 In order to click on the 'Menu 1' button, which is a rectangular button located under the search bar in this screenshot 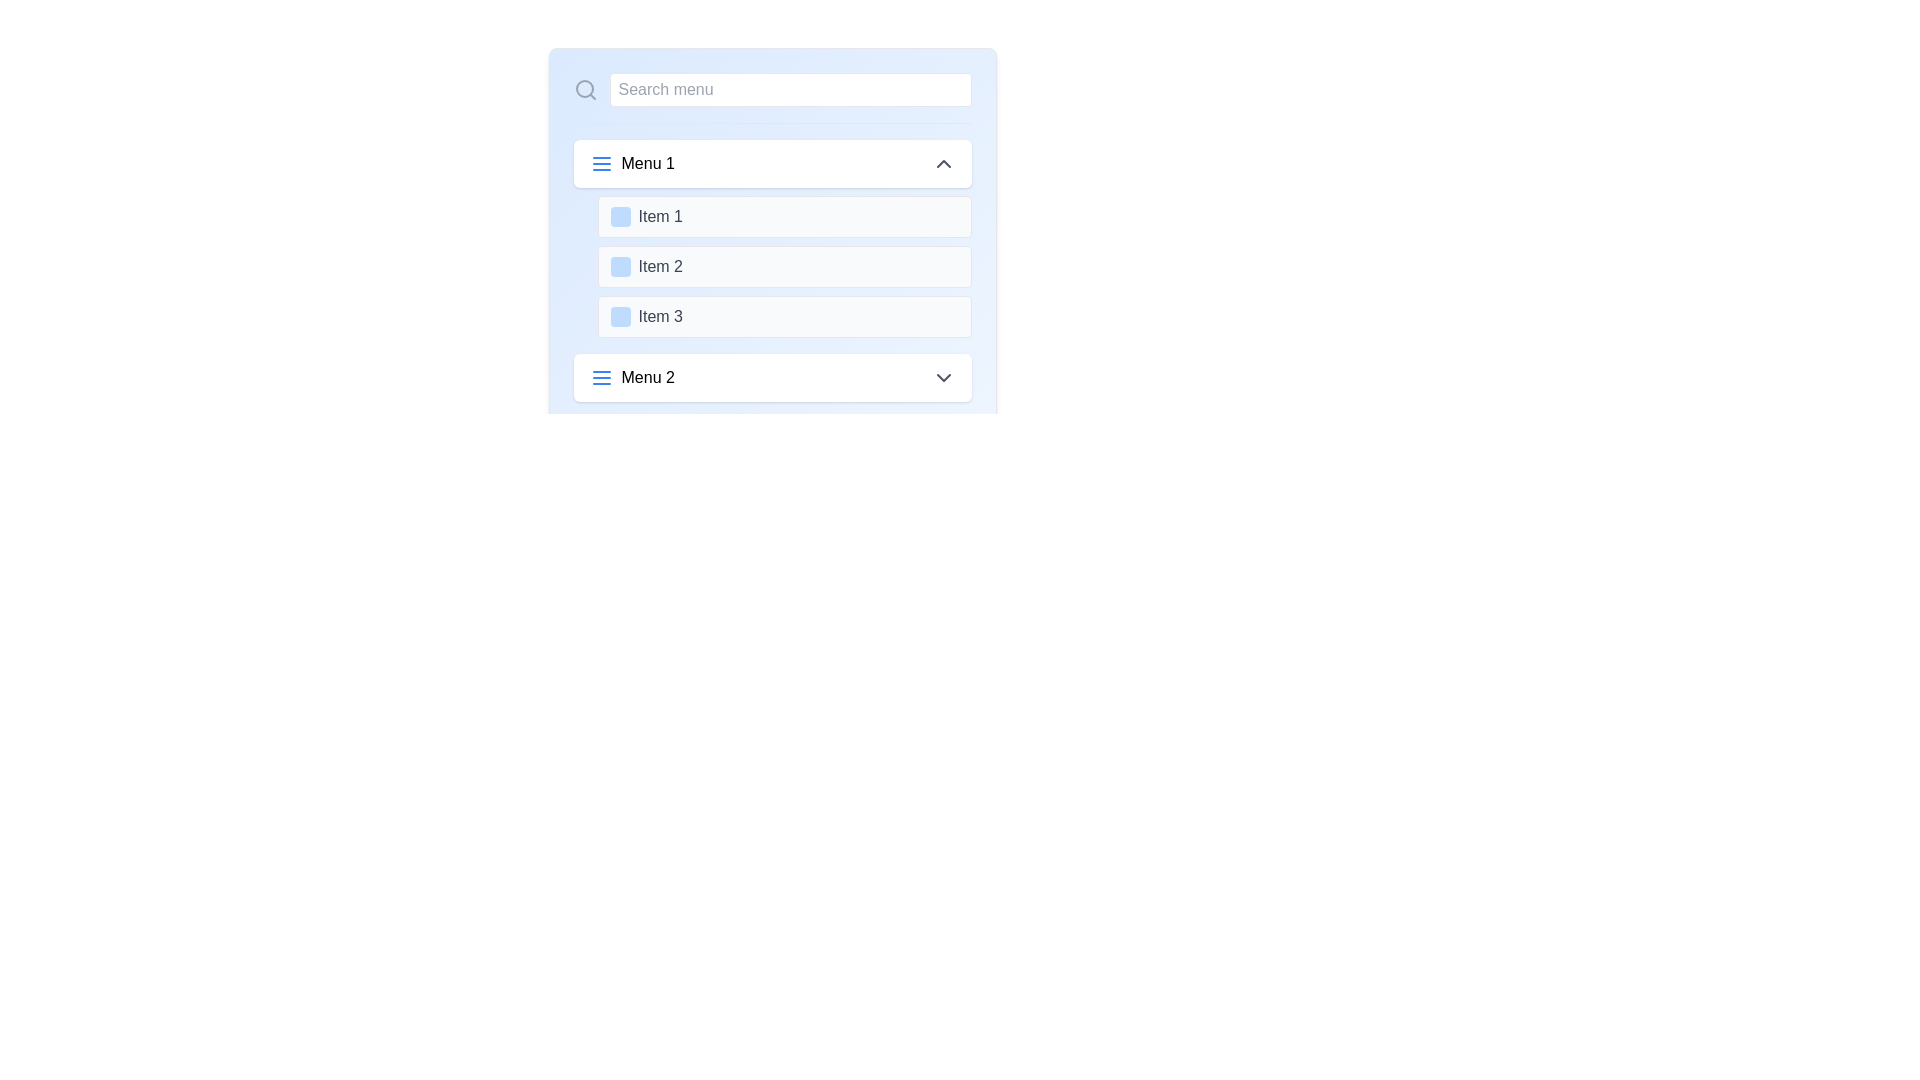, I will do `click(771, 163)`.